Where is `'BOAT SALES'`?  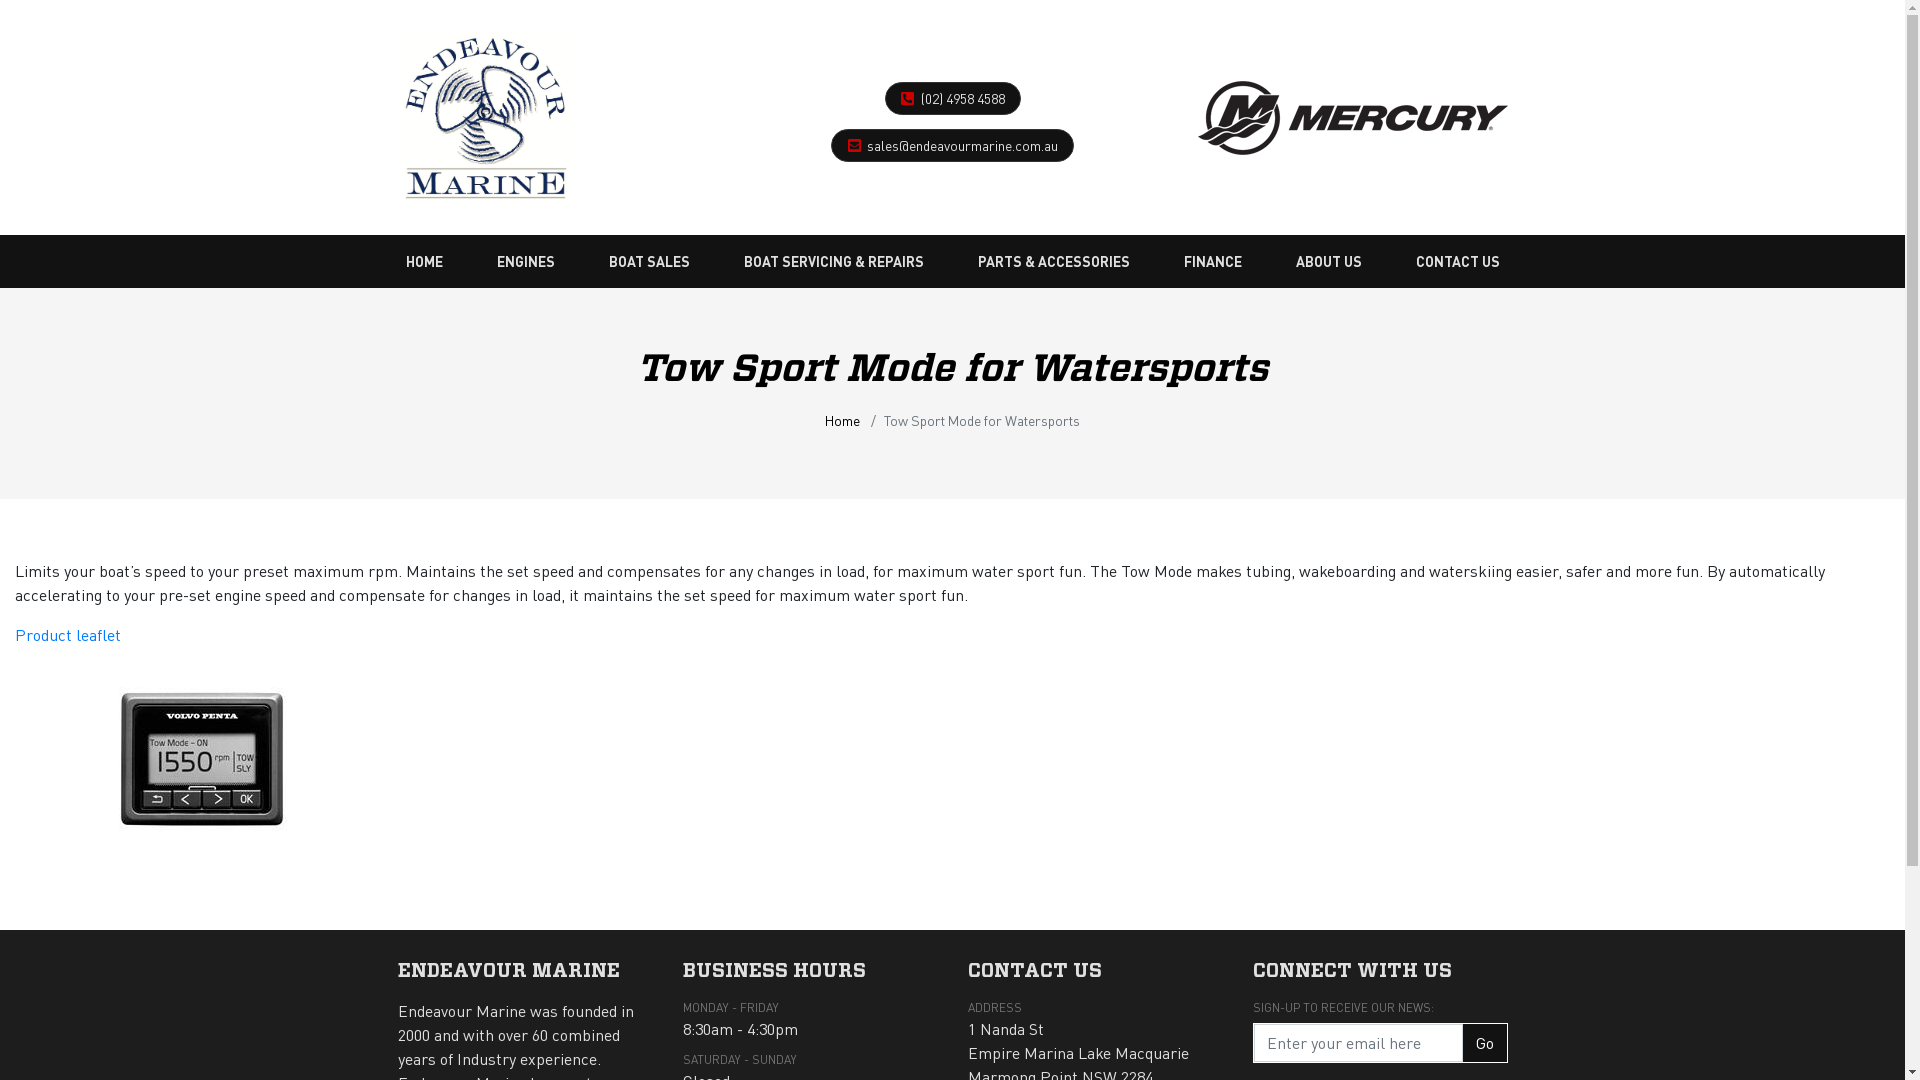
'BOAT SALES' is located at coordinates (648, 260).